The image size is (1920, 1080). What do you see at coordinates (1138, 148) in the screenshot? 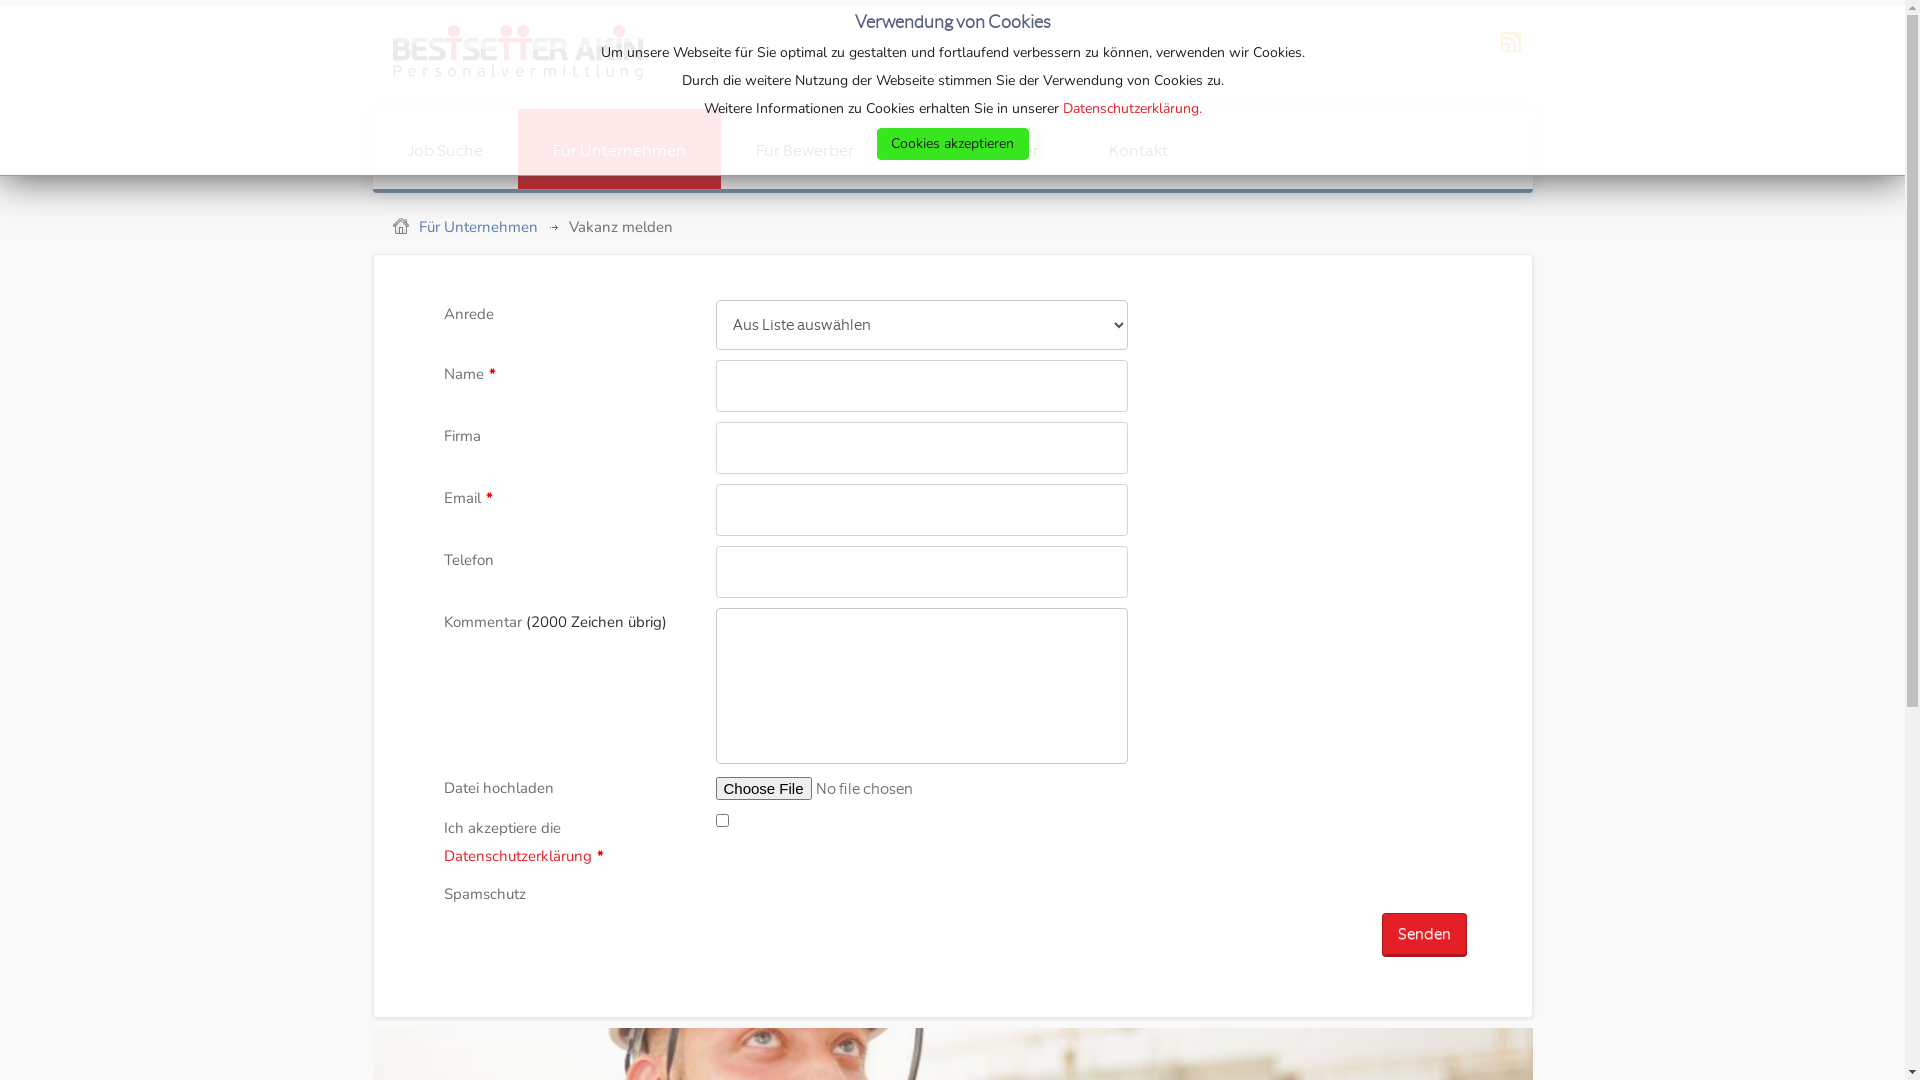
I see `'Kontakt'` at bounding box center [1138, 148].